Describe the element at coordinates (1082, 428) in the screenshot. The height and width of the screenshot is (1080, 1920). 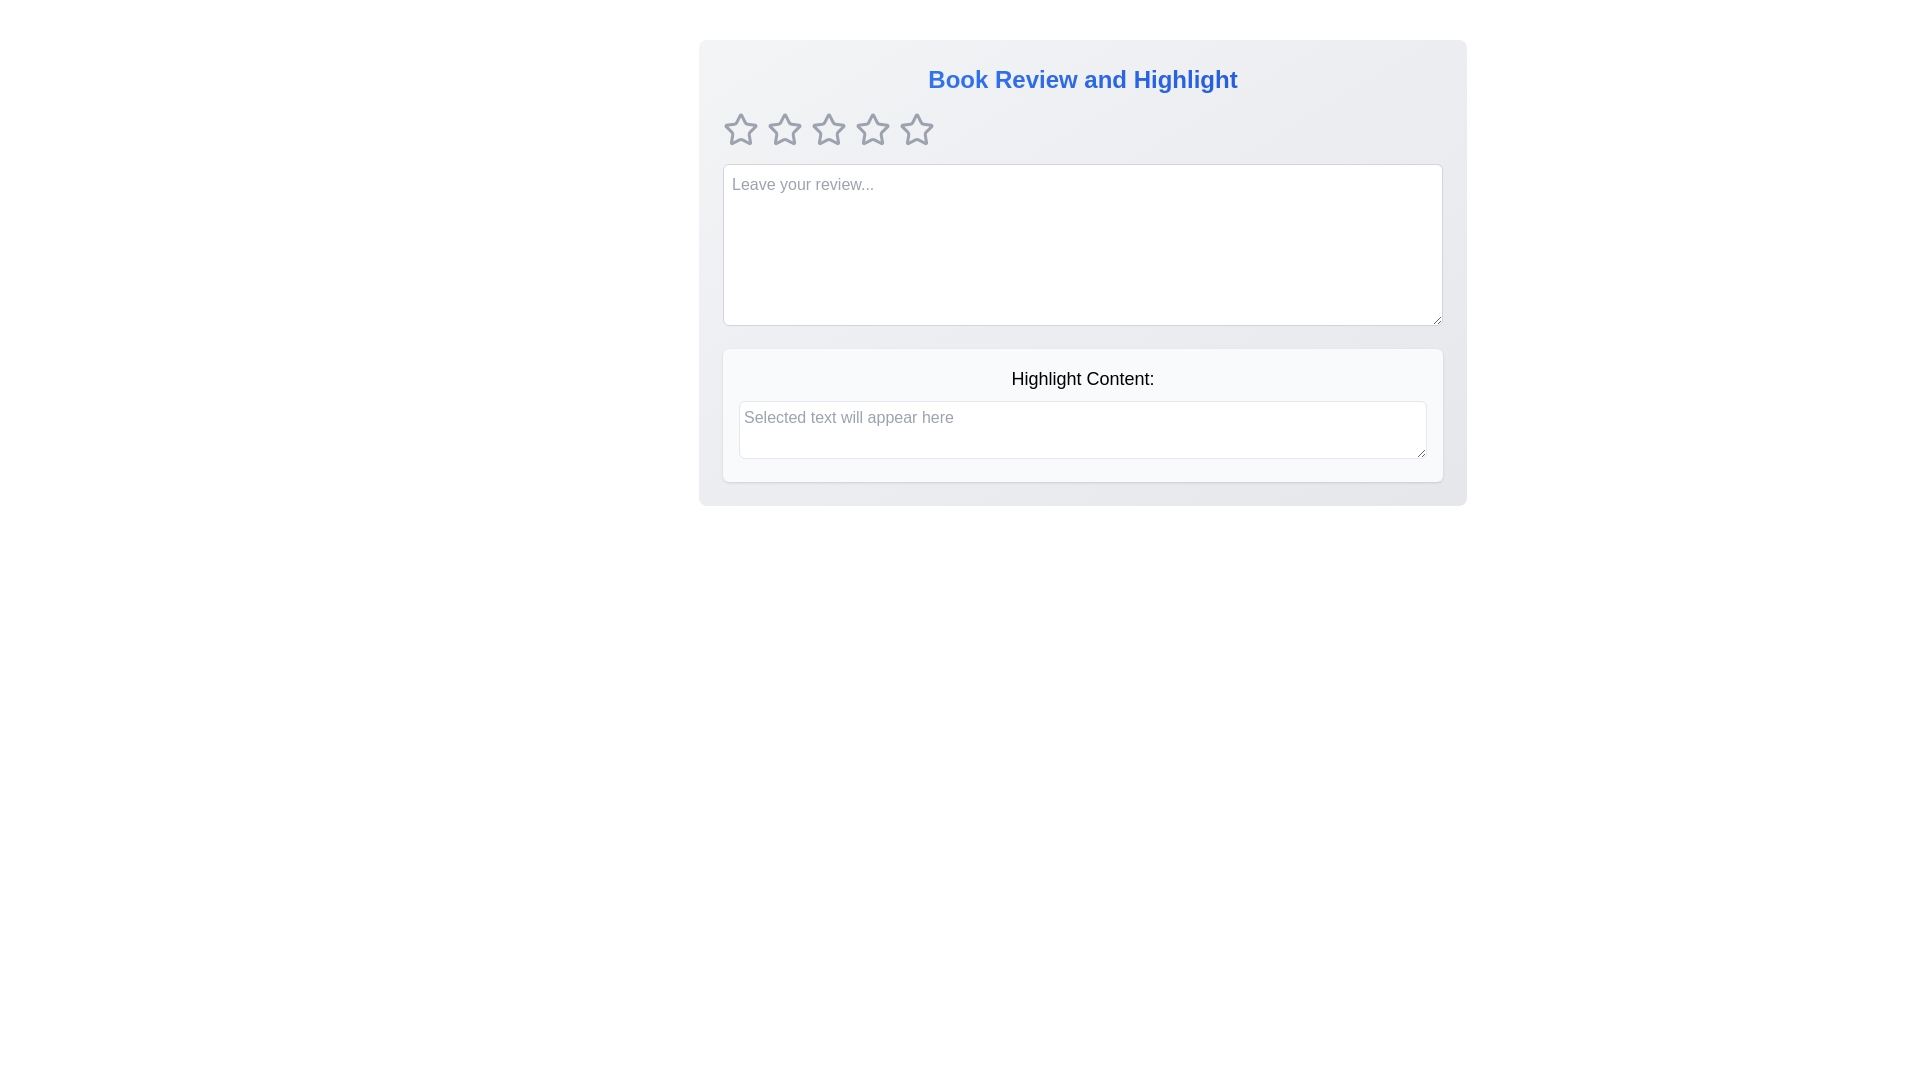
I see `the 'Highlight Content' section to focus on it` at that location.